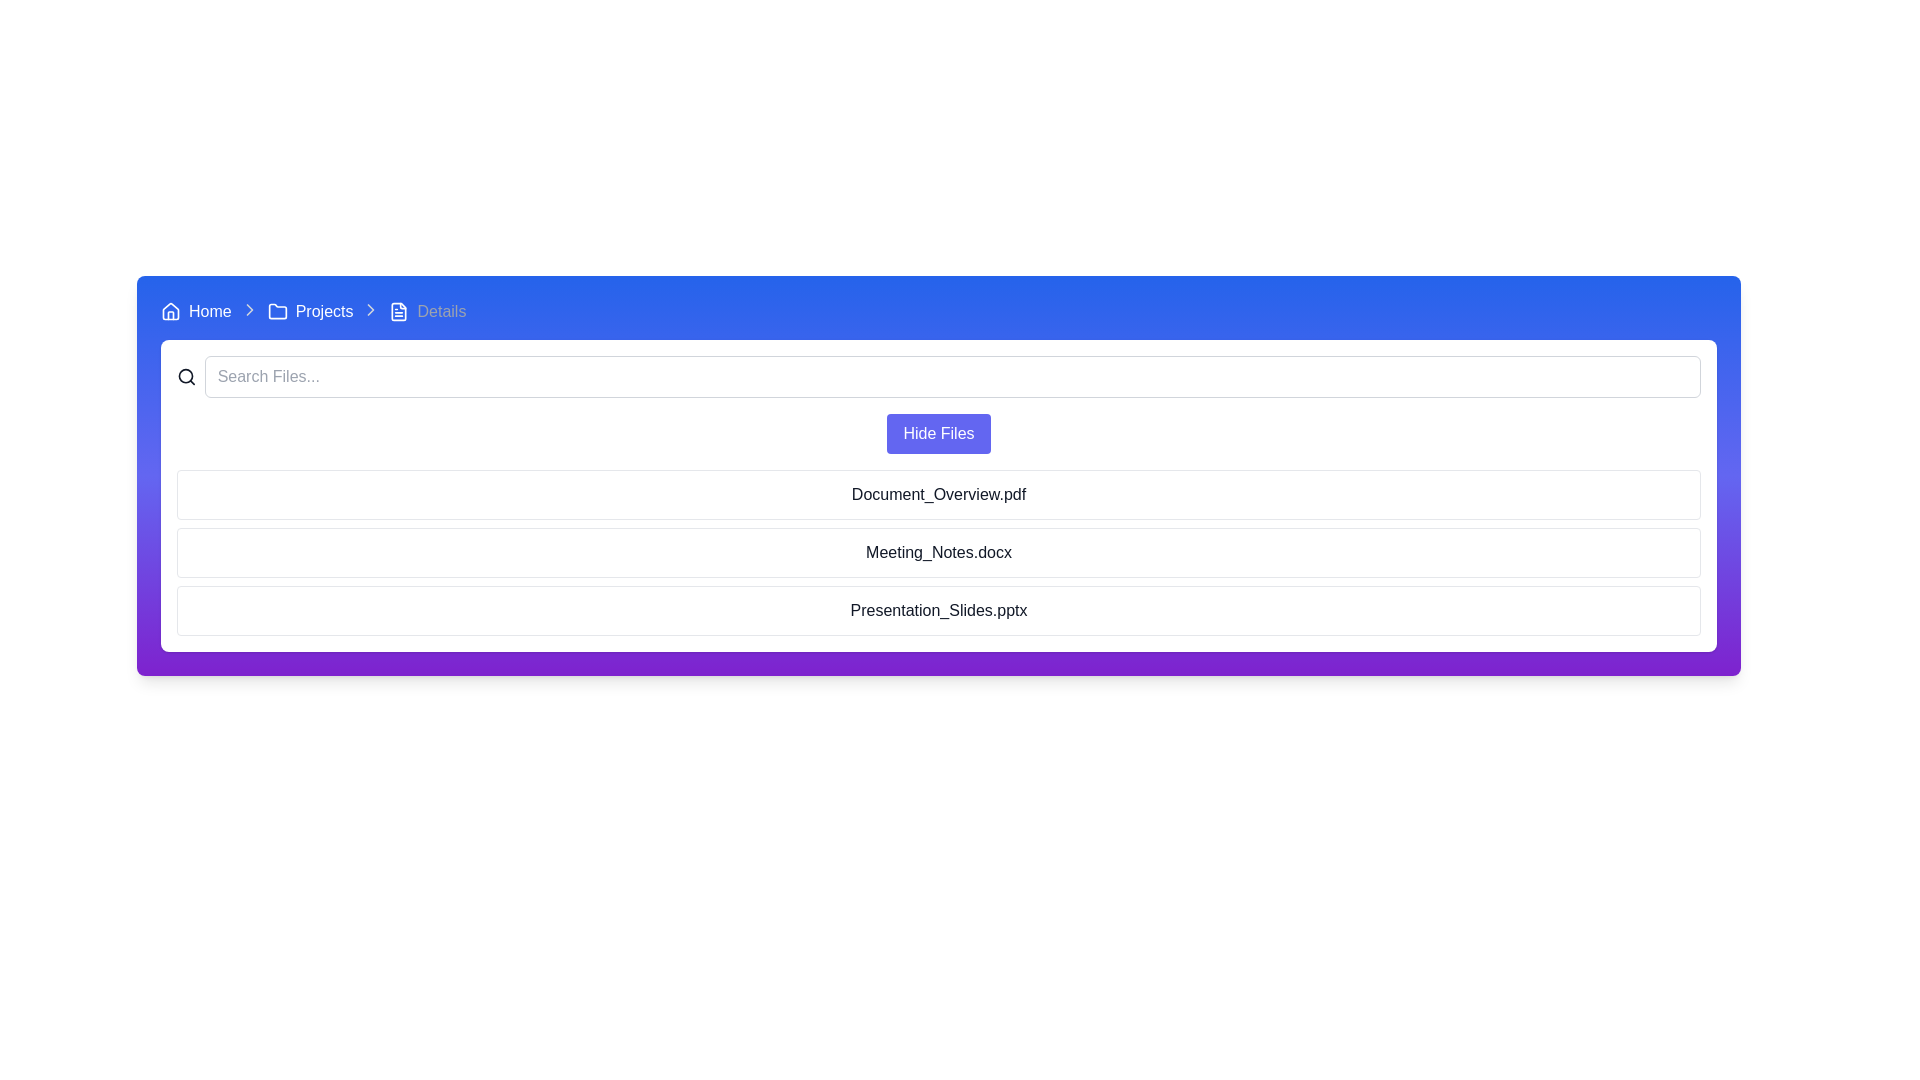 This screenshot has width=1920, height=1080. I want to click on the right-pointing chevron arrow icon in the top navigation bar, which is styled in gray and separates the breadcrumb items 'Projects' and 'Details', so click(248, 309).